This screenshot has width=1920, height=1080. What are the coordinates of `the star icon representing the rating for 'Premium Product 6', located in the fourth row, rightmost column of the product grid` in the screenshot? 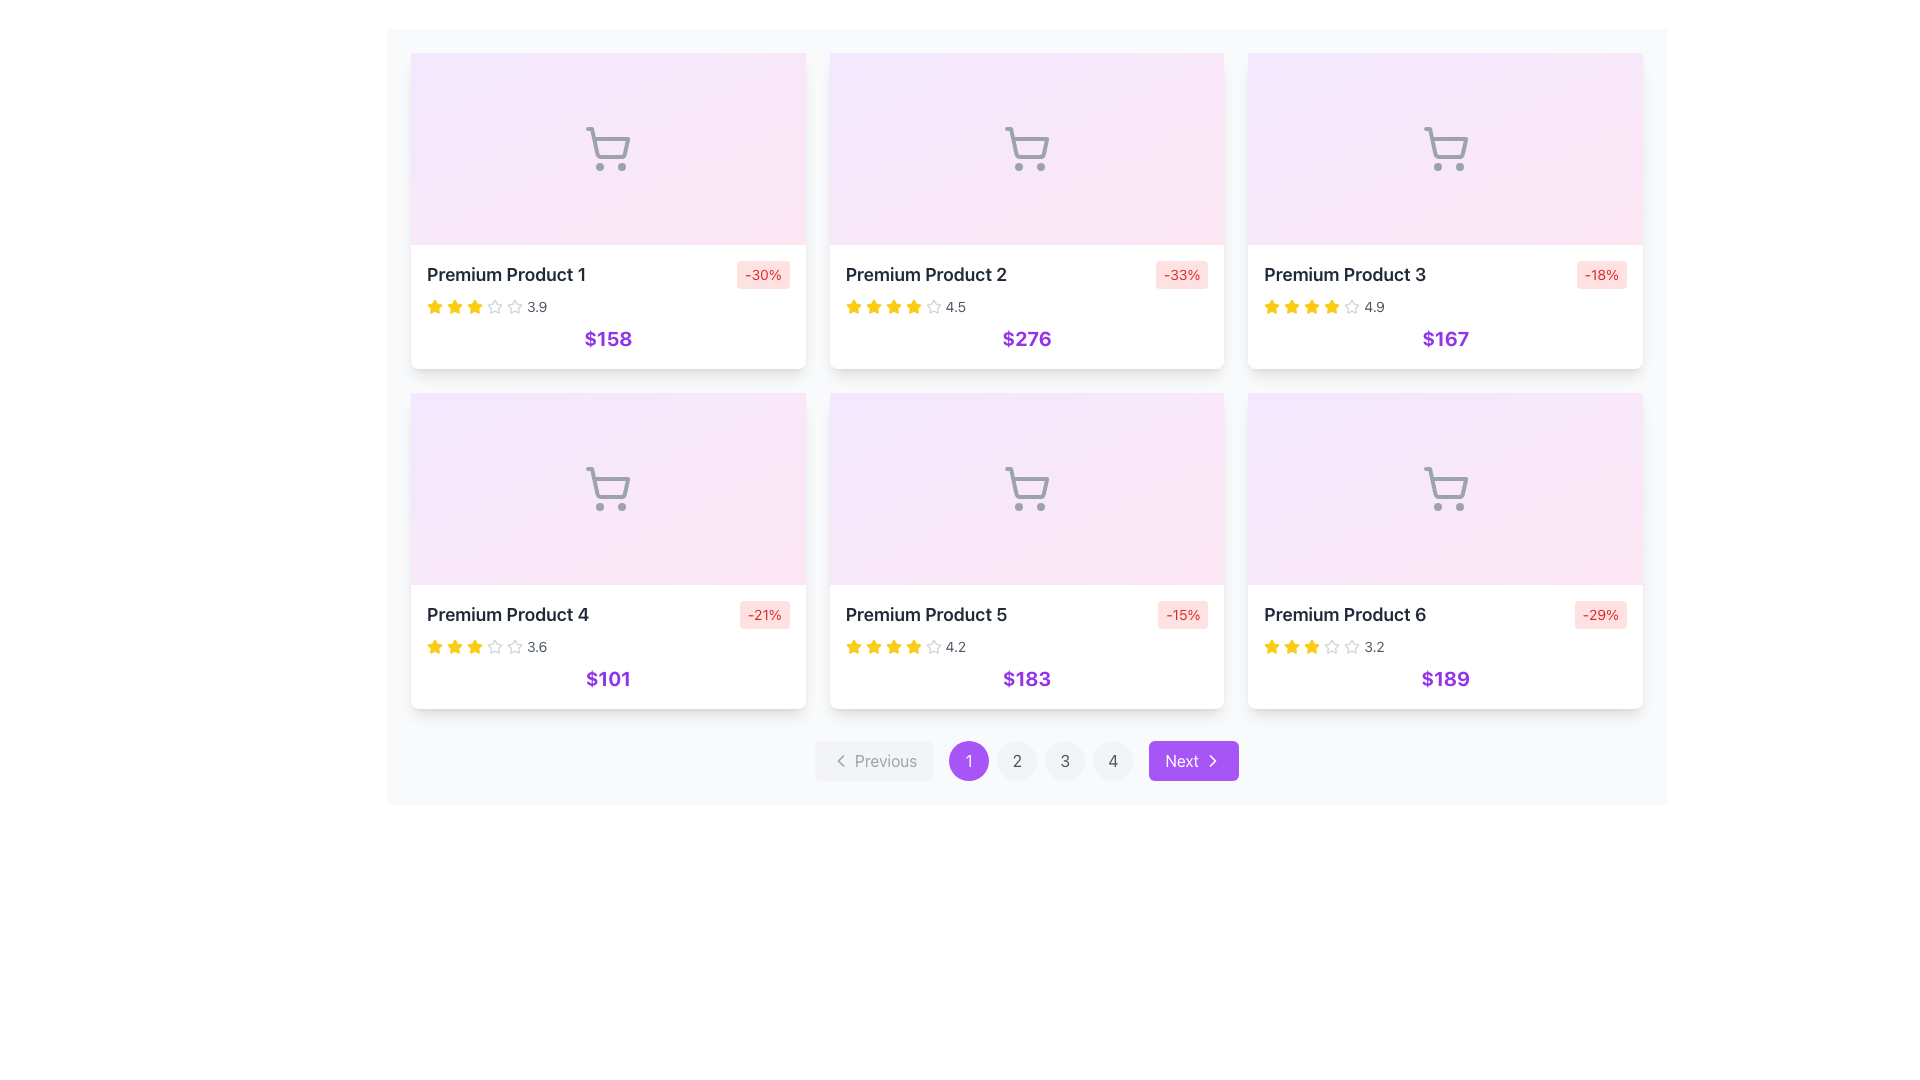 It's located at (1271, 646).